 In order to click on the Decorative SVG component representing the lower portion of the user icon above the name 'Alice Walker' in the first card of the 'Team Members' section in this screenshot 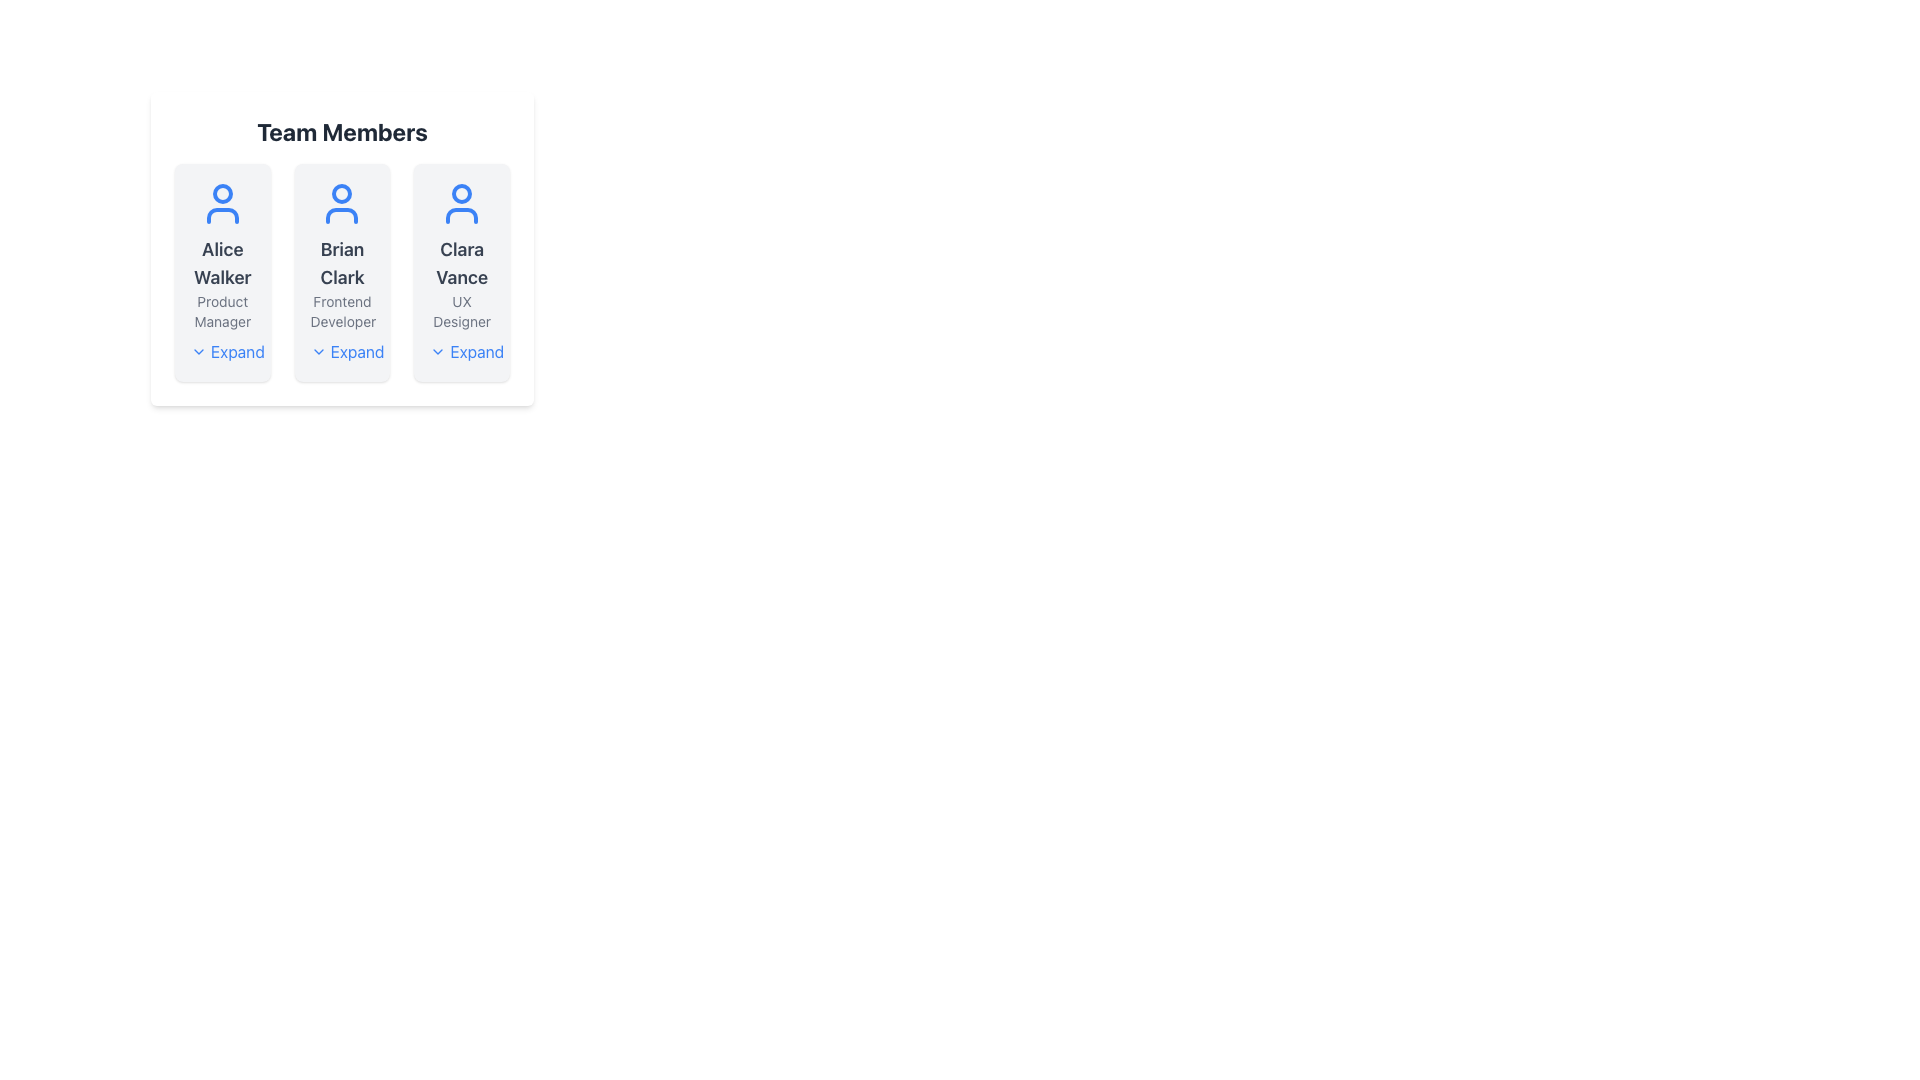, I will do `click(222, 216)`.